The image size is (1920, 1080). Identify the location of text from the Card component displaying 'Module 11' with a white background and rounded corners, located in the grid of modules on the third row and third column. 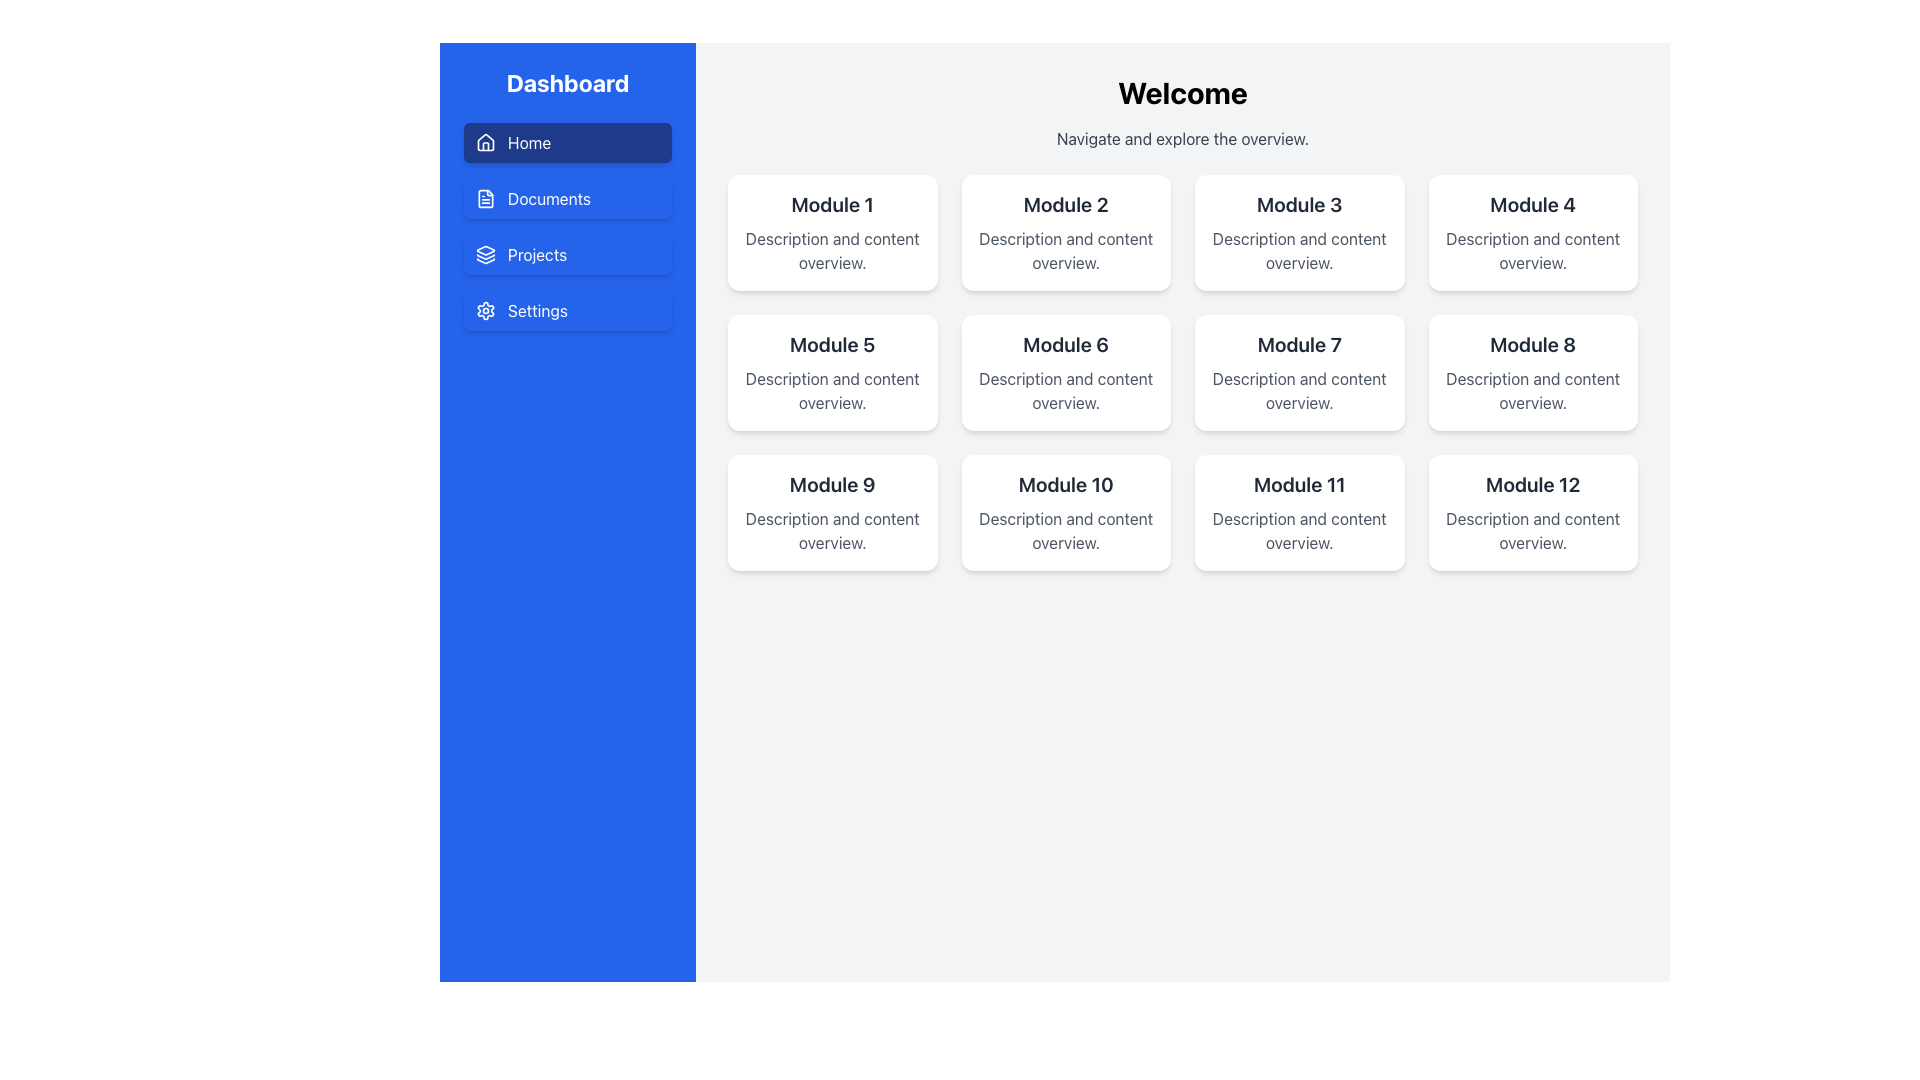
(1299, 512).